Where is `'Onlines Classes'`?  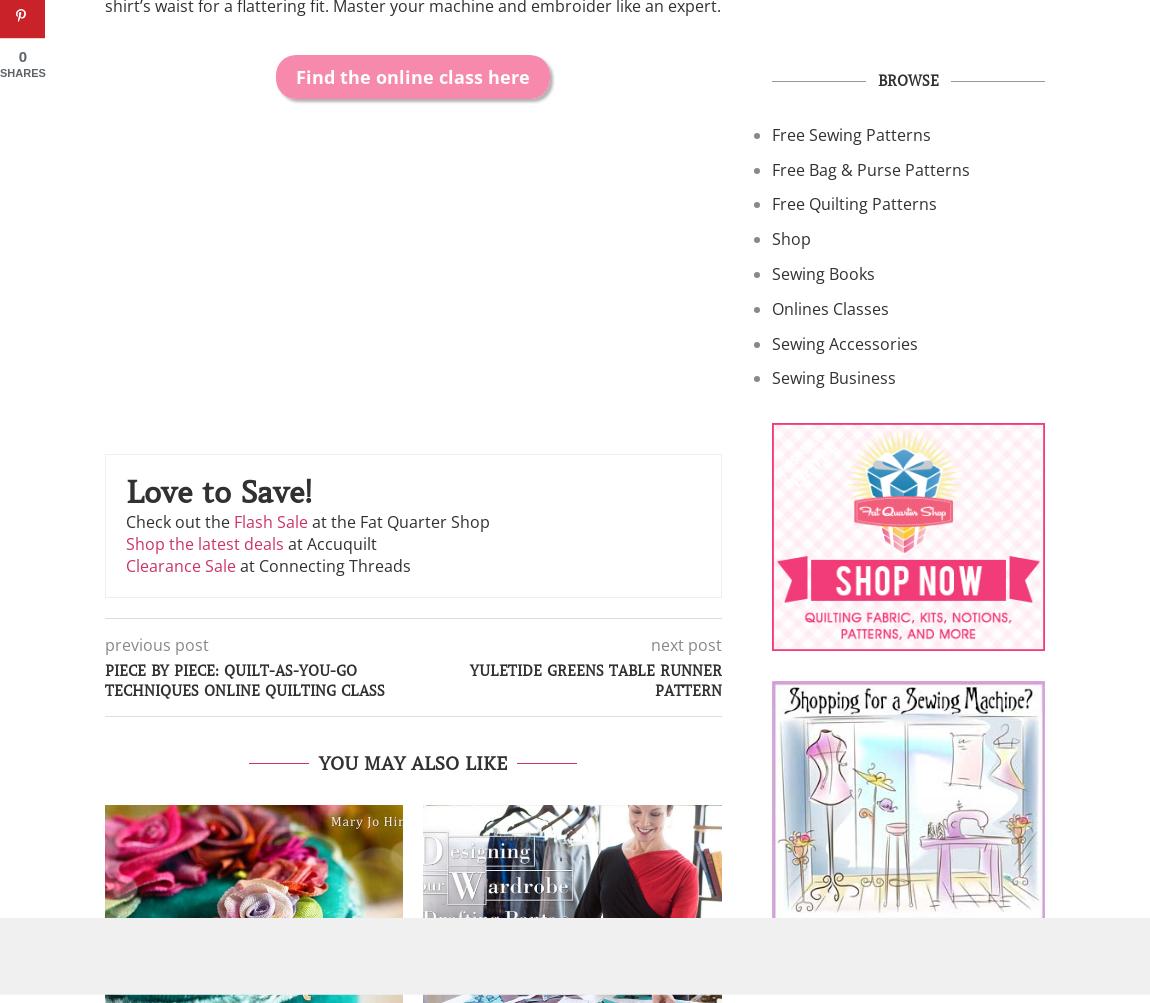
'Onlines Classes' is located at coordinates (769, 307).